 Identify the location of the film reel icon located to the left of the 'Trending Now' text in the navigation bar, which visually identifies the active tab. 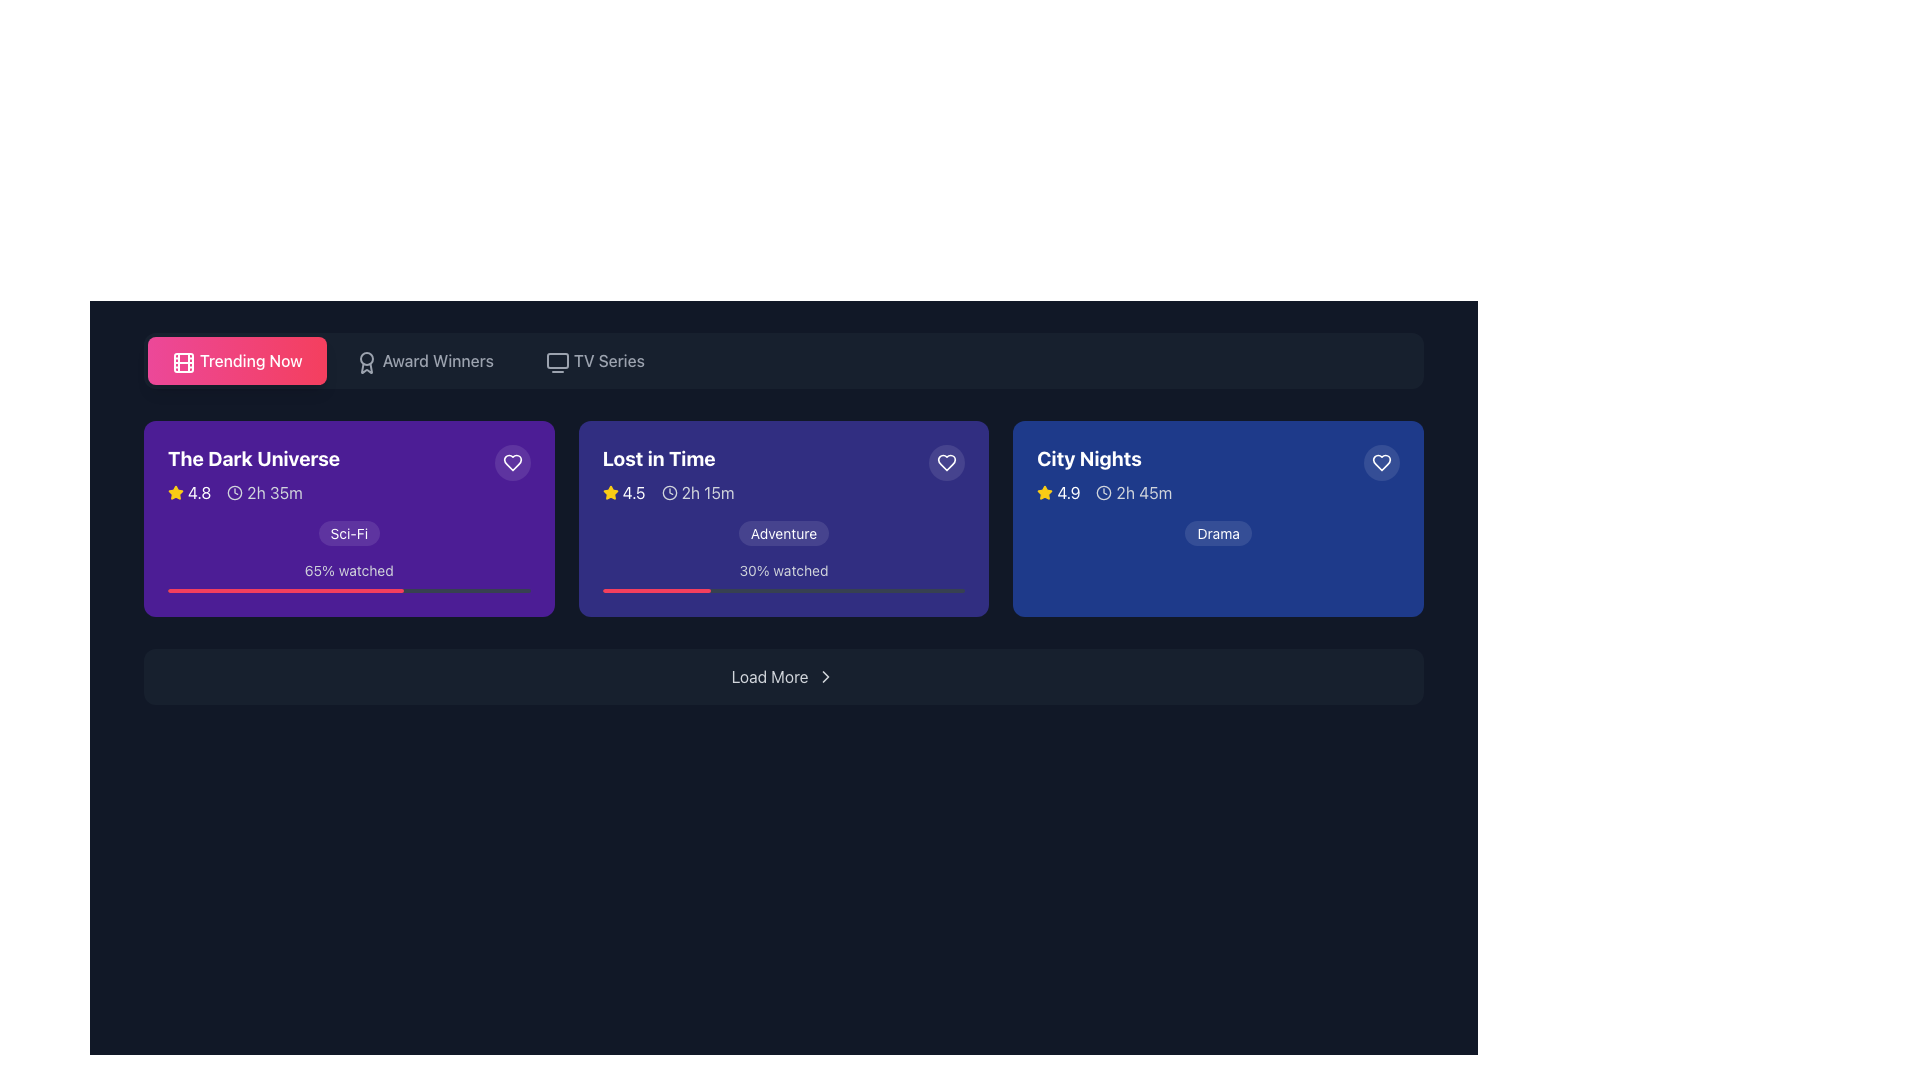
(183, 362).